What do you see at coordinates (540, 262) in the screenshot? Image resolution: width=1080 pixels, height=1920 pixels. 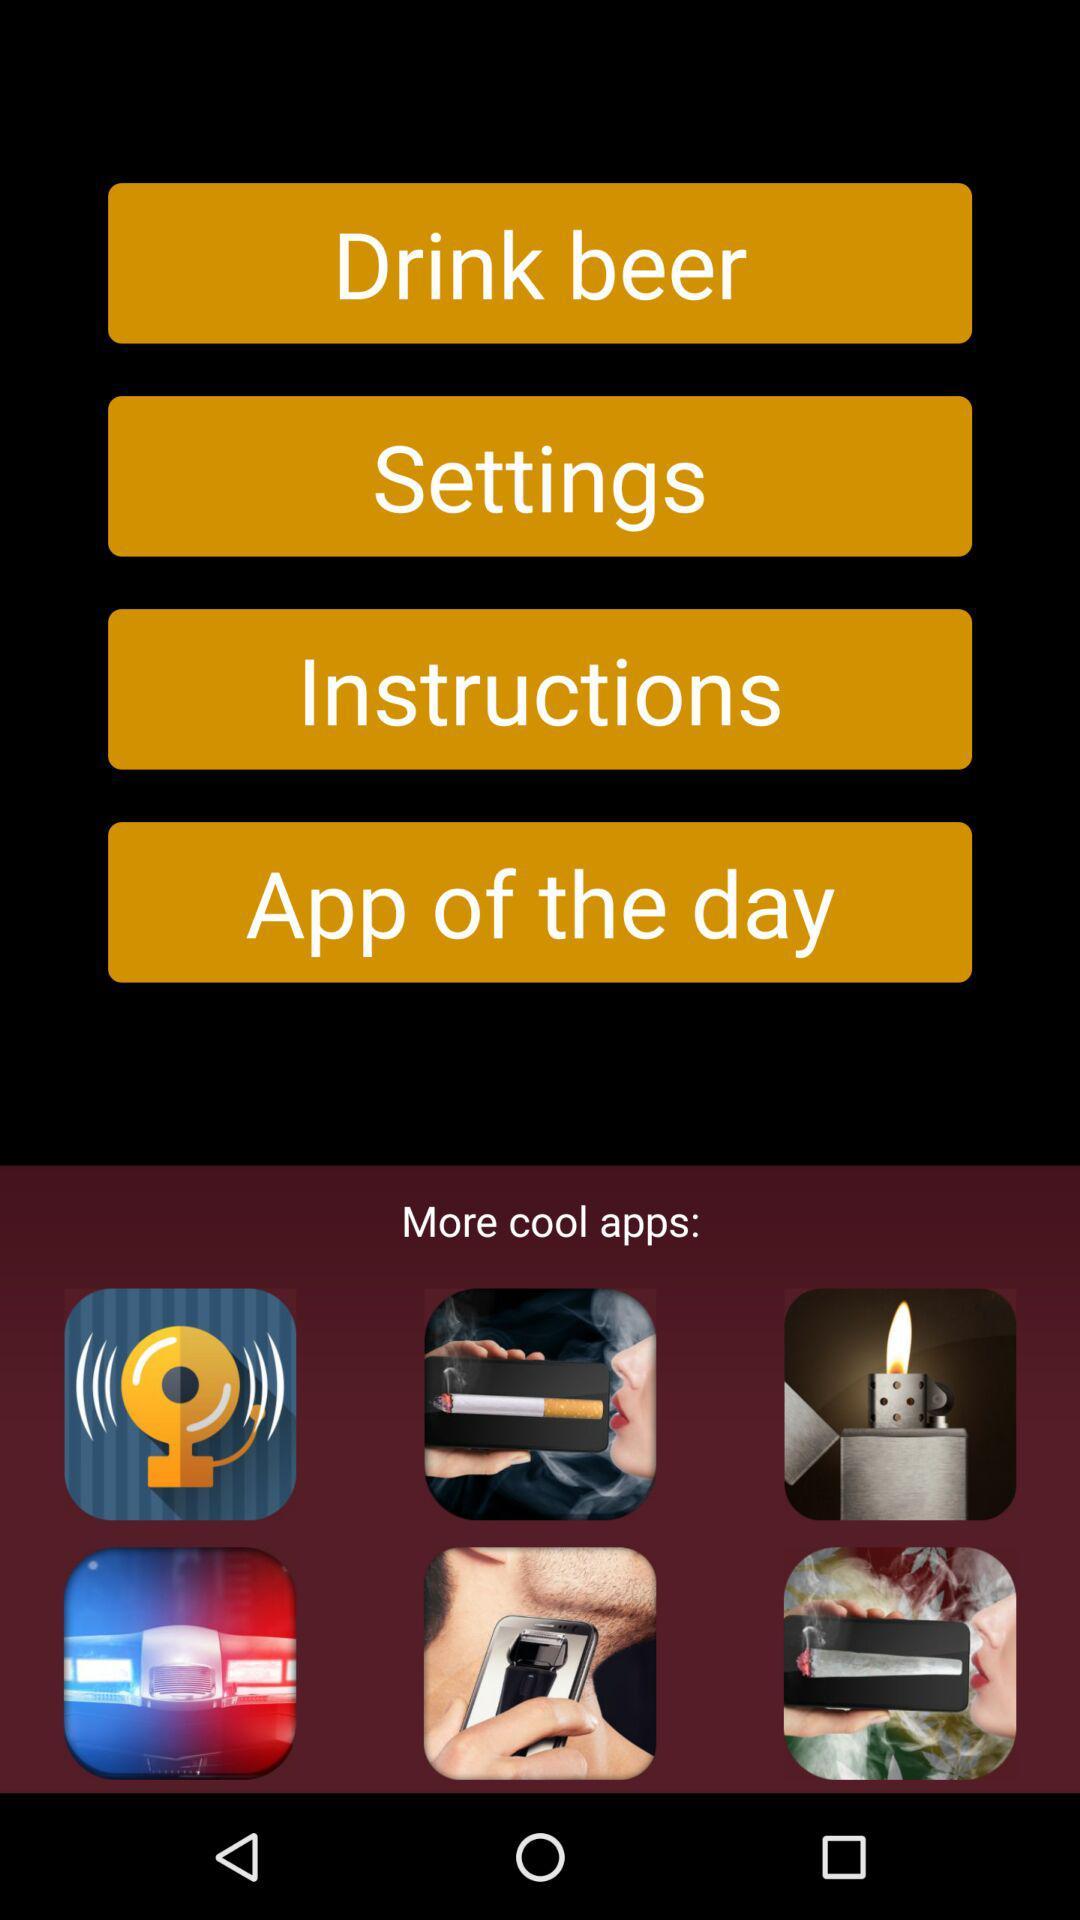 I see `the icon above the settings button` at bounding box center [540, 262].